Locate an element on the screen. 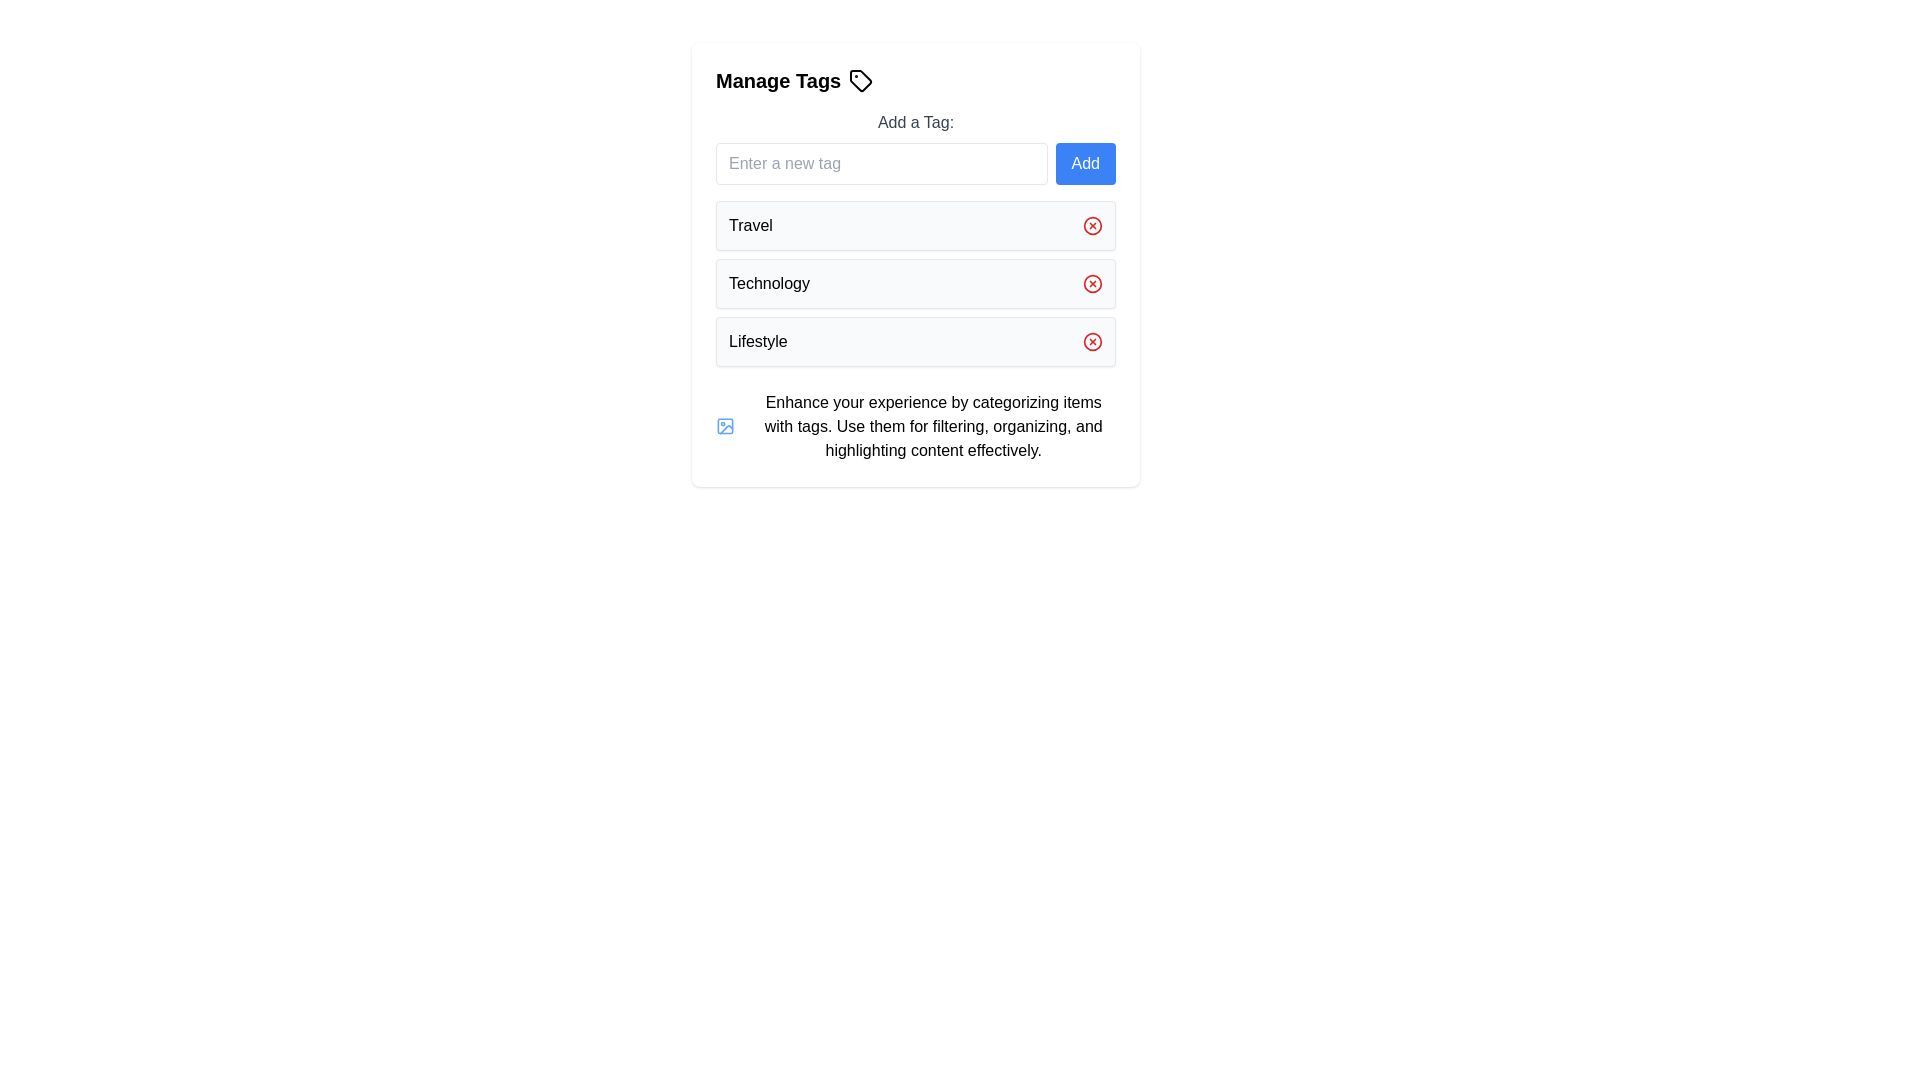 The width and height of the screenshot is (1920, 1080). the 'Technology' tag item, which is the second tag in the list under the 'Add a Tag' section is located at coordinates (915, 264).